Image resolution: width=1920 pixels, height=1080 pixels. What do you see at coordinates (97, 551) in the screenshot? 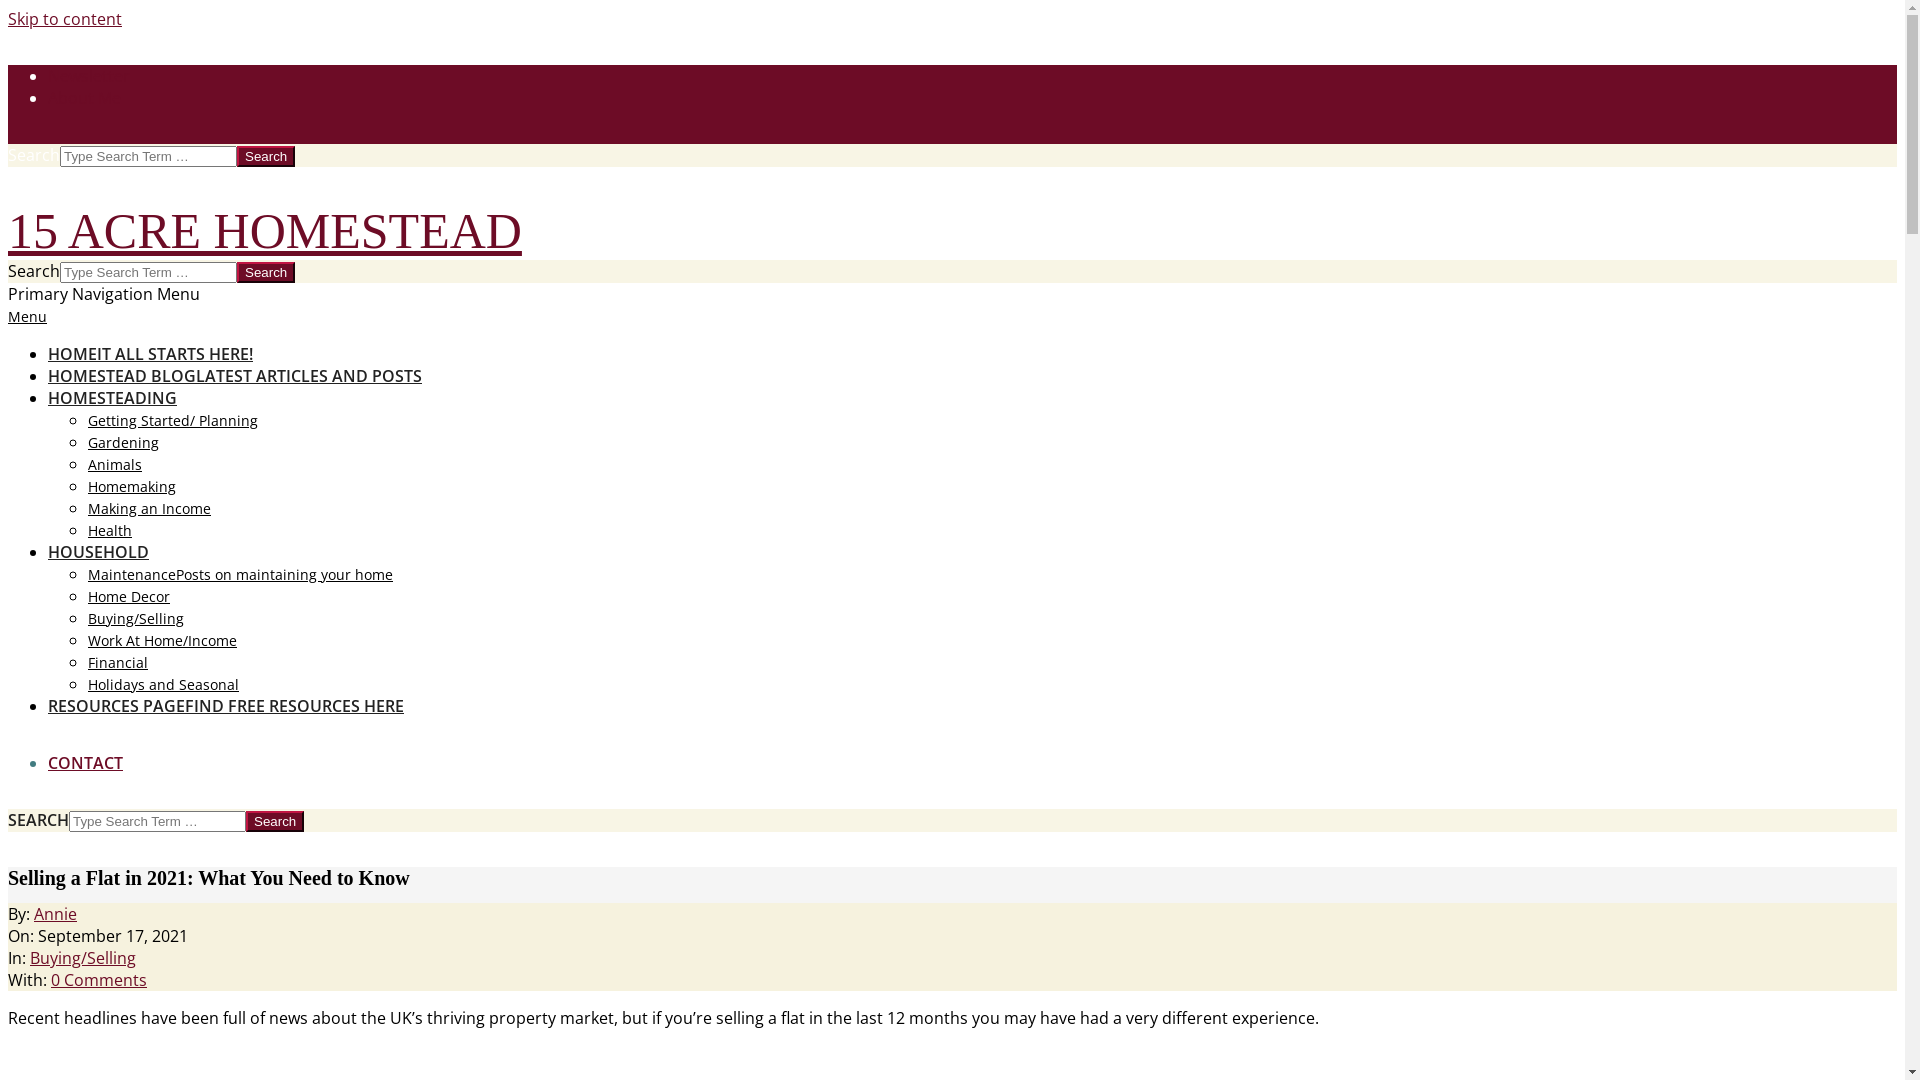
I see `'HOUSEHOLD'` at bounding box center [97, 551].